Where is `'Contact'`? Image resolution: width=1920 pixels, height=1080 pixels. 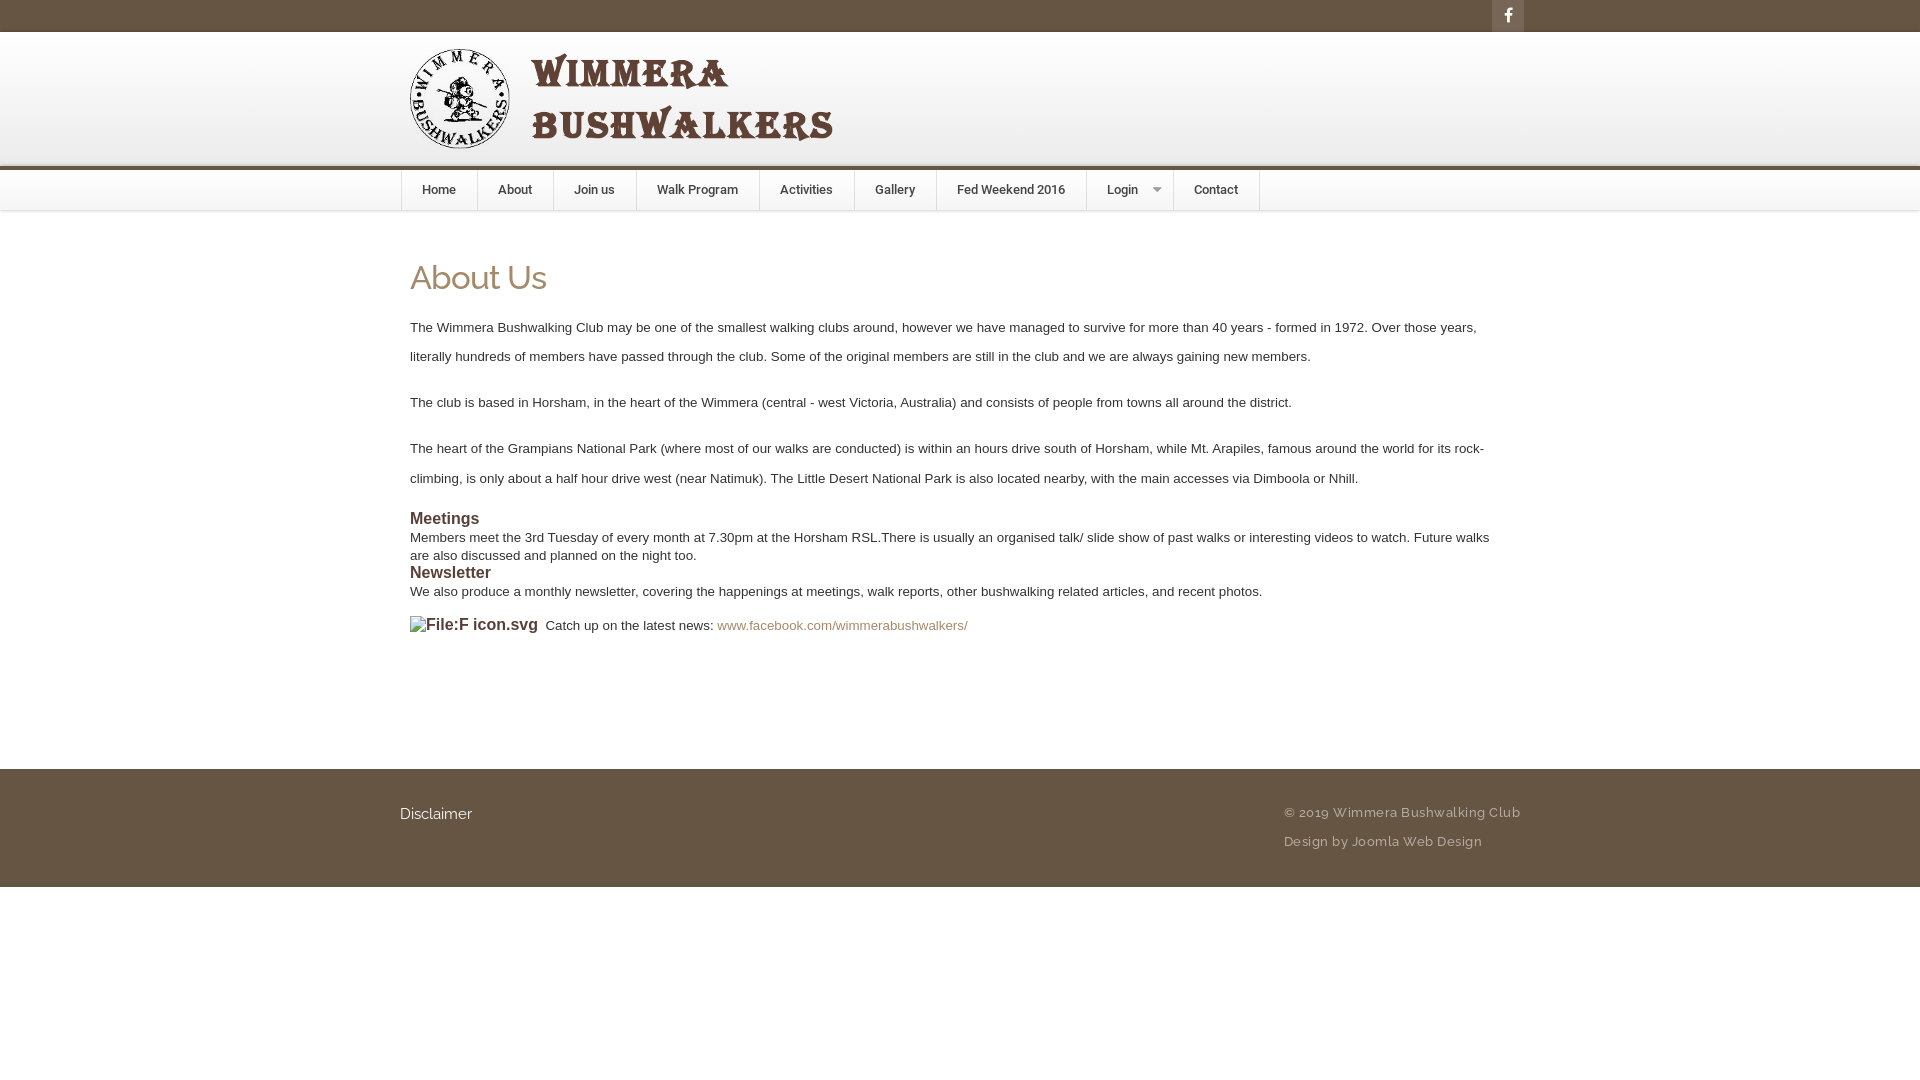
'Contact' is located at coordinates (1214, 189).